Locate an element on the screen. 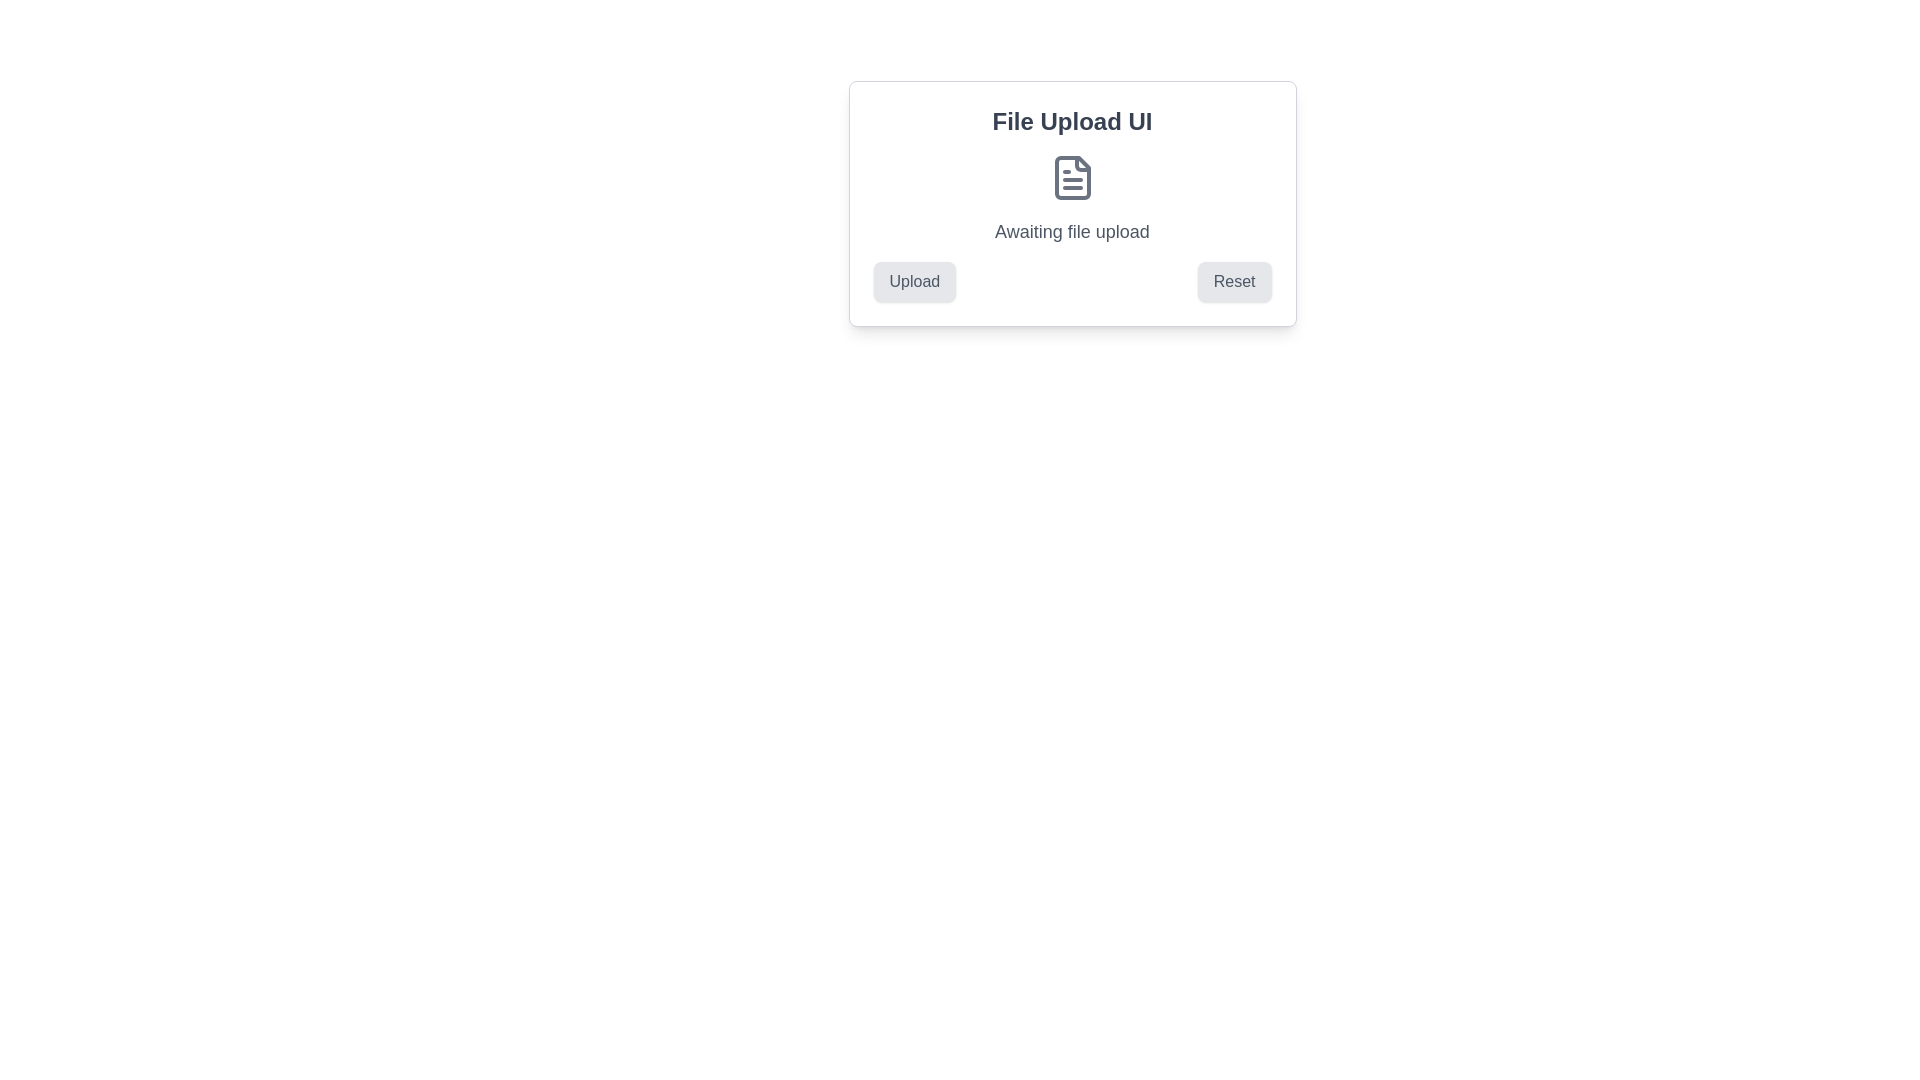 The height and width of the screenshot is (1080, 1920). the decorative upload icon located centrally in the light-colored rectangular area under the title 'File Upload UI' is located at coordinates (1071, 176).